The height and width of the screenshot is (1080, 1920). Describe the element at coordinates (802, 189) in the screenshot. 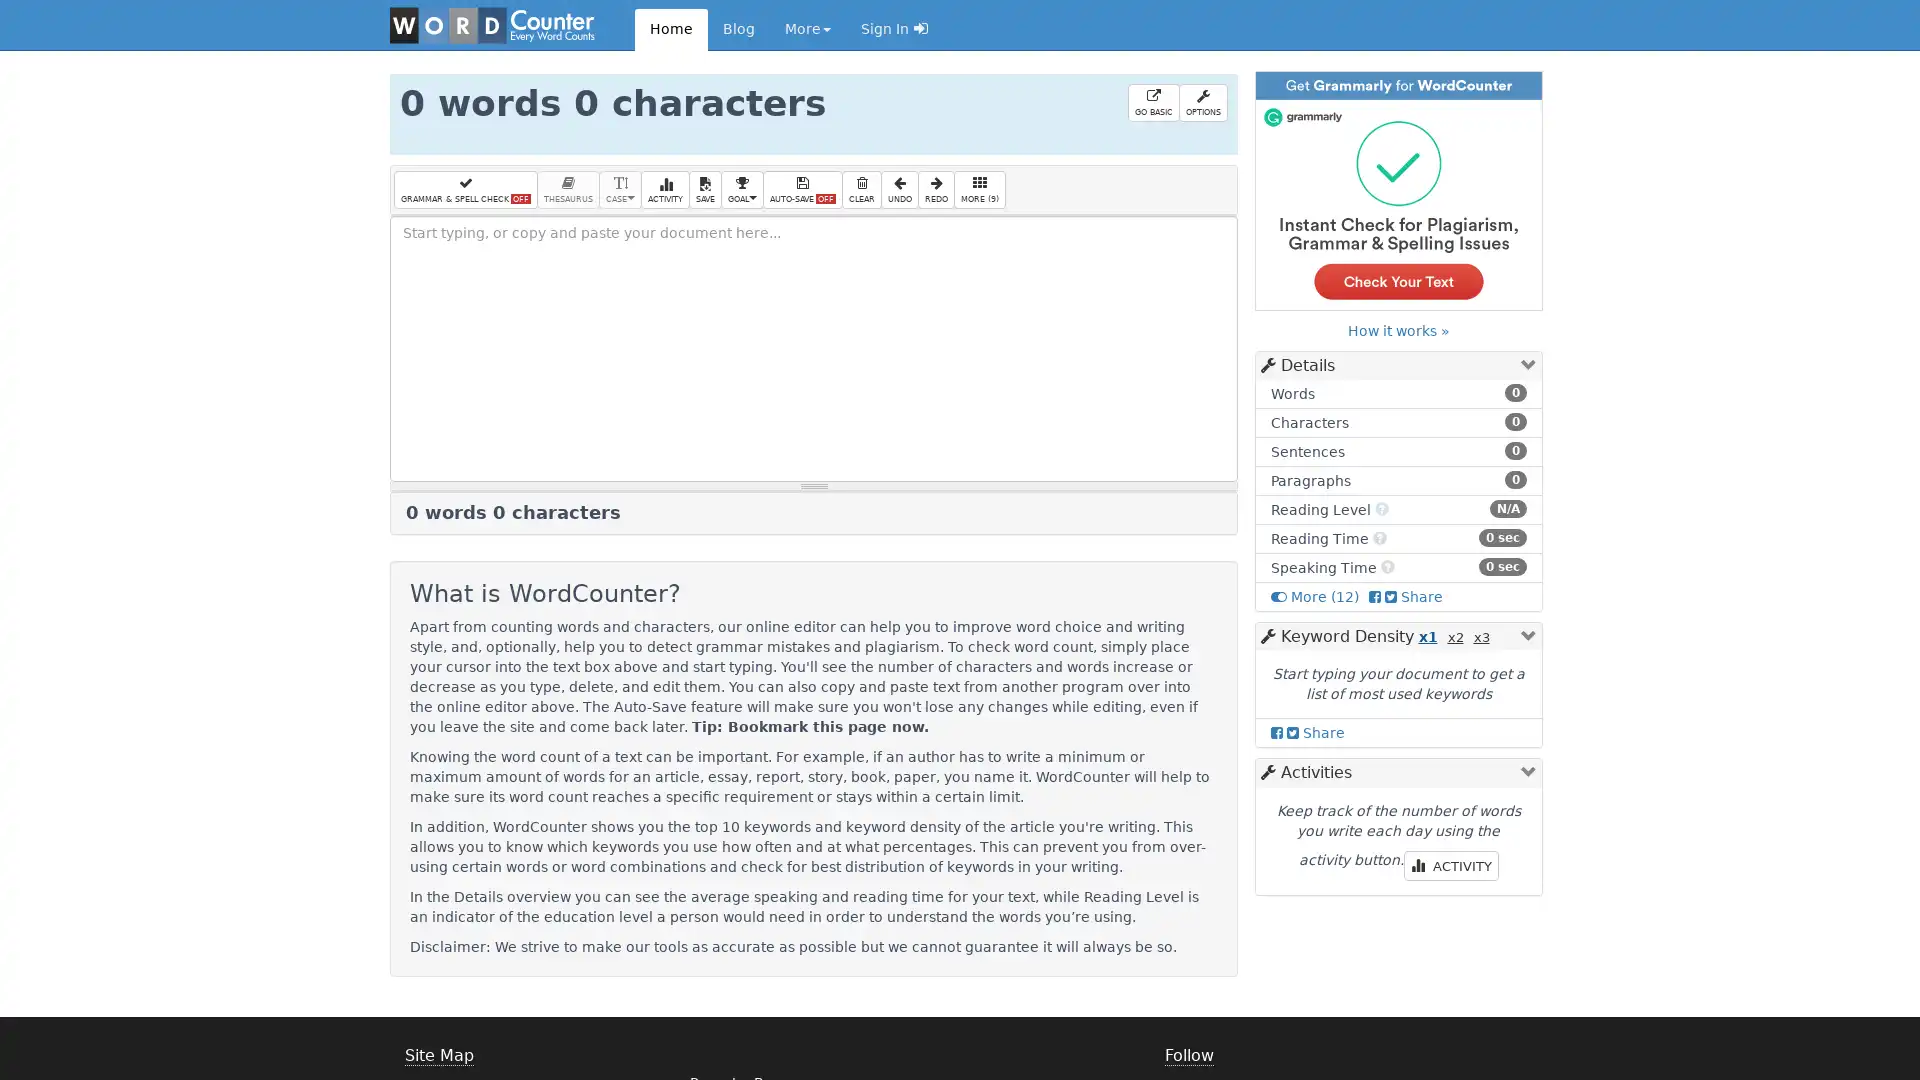

I see `AUTO-SAVEOFF` at that location.